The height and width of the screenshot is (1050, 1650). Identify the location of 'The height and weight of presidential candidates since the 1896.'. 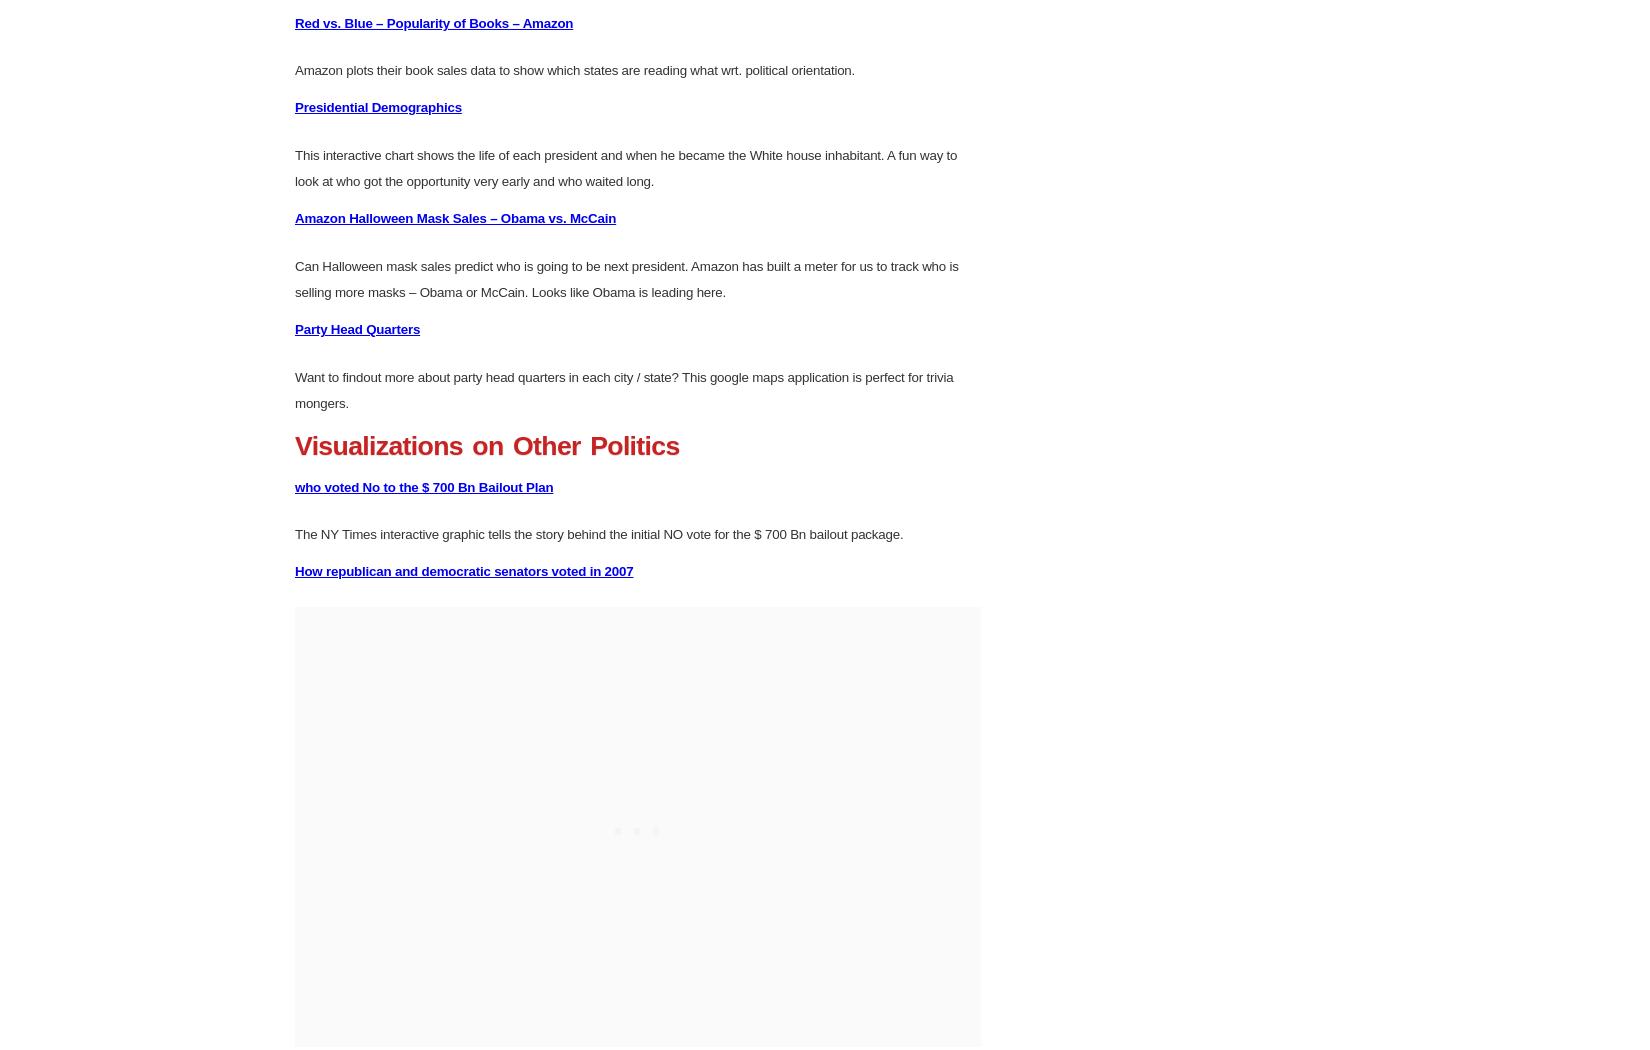
(477, 124).